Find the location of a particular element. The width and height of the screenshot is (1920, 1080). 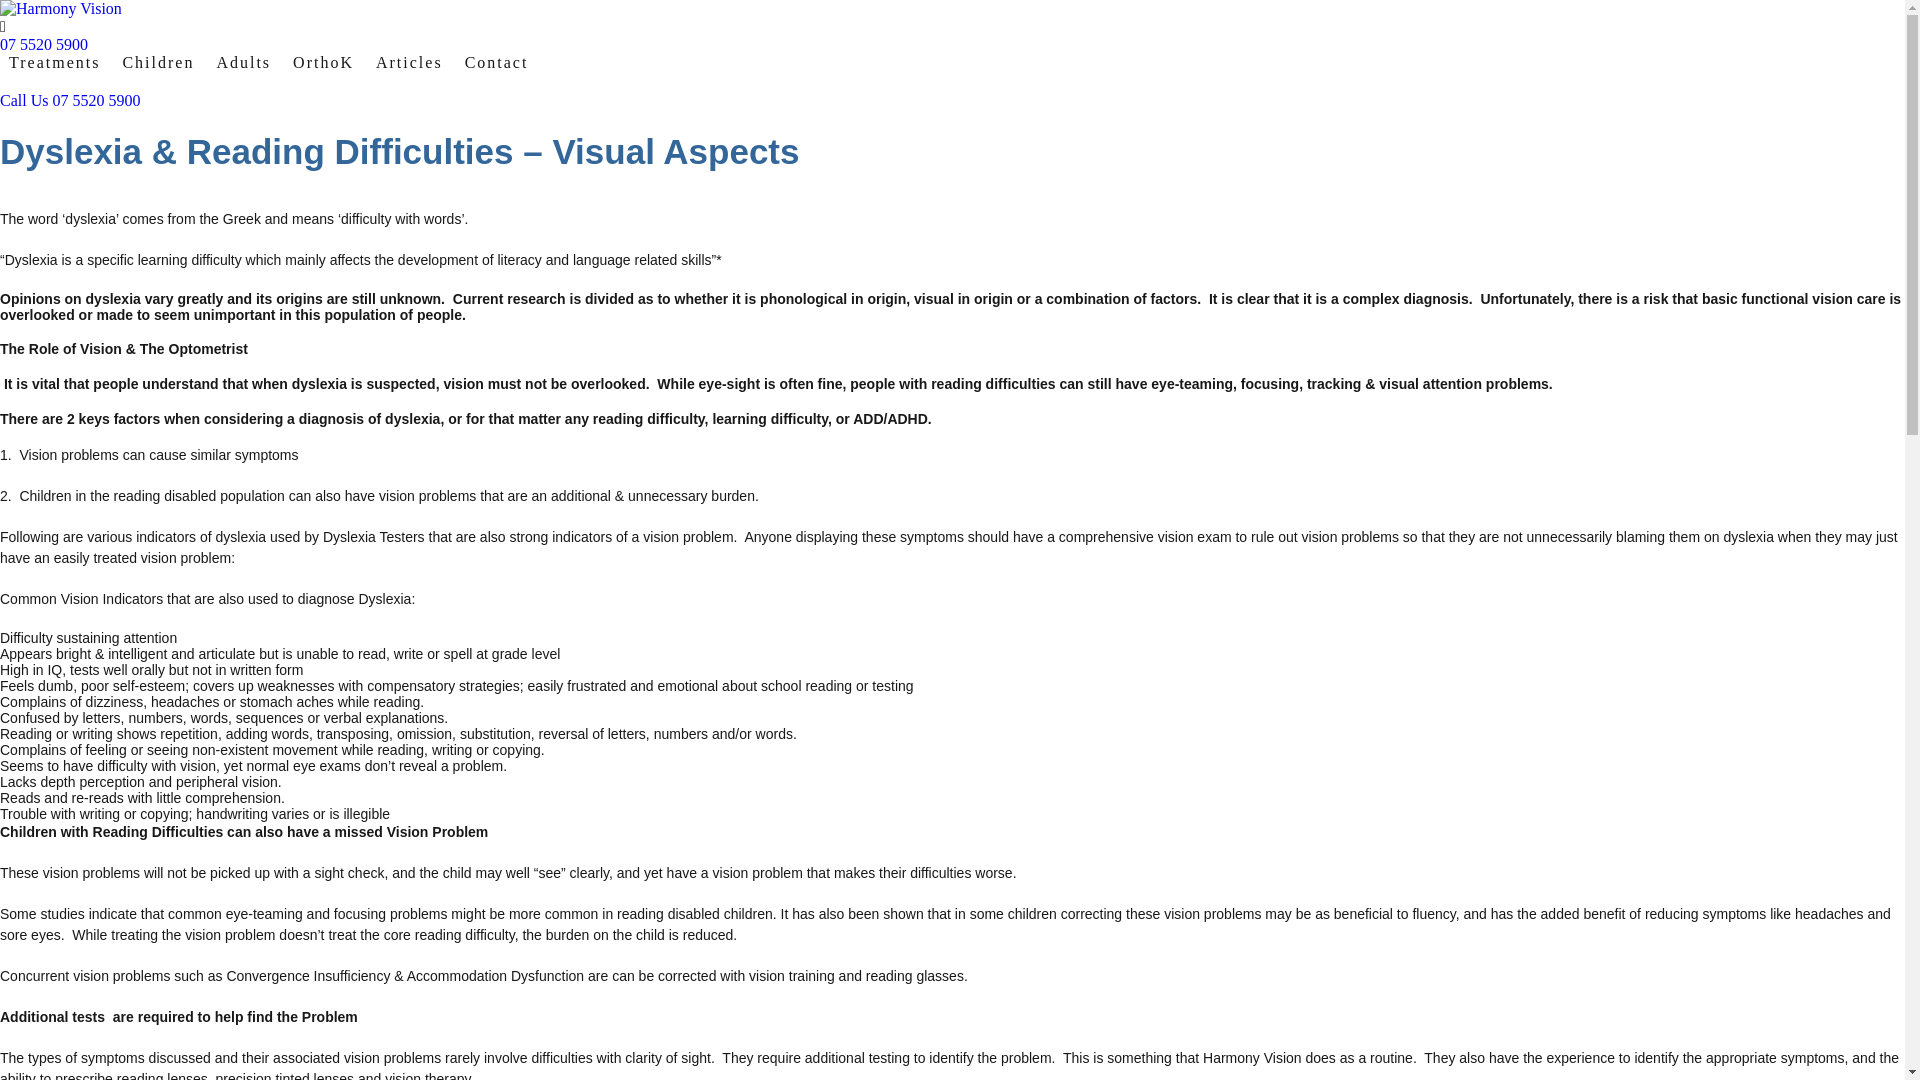

'Contact' is located at coordinates (497, 61).